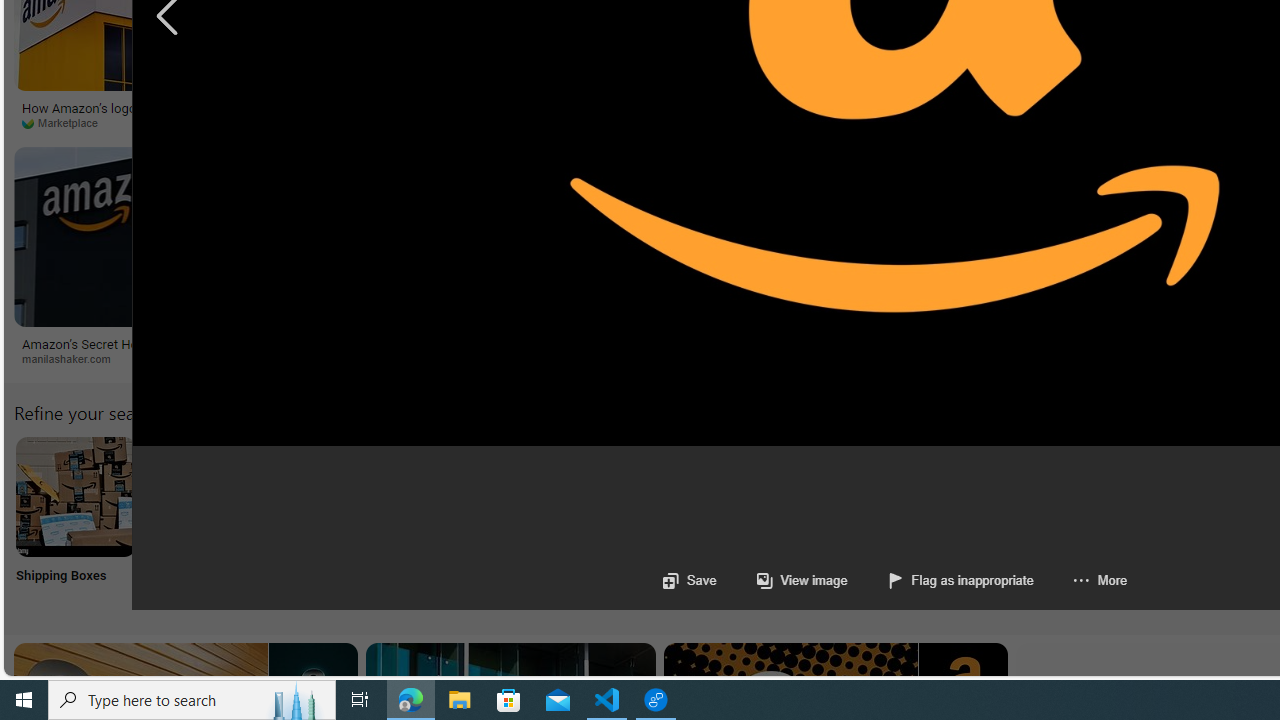  I want to click on 'Marketplace', so click(67, 122).